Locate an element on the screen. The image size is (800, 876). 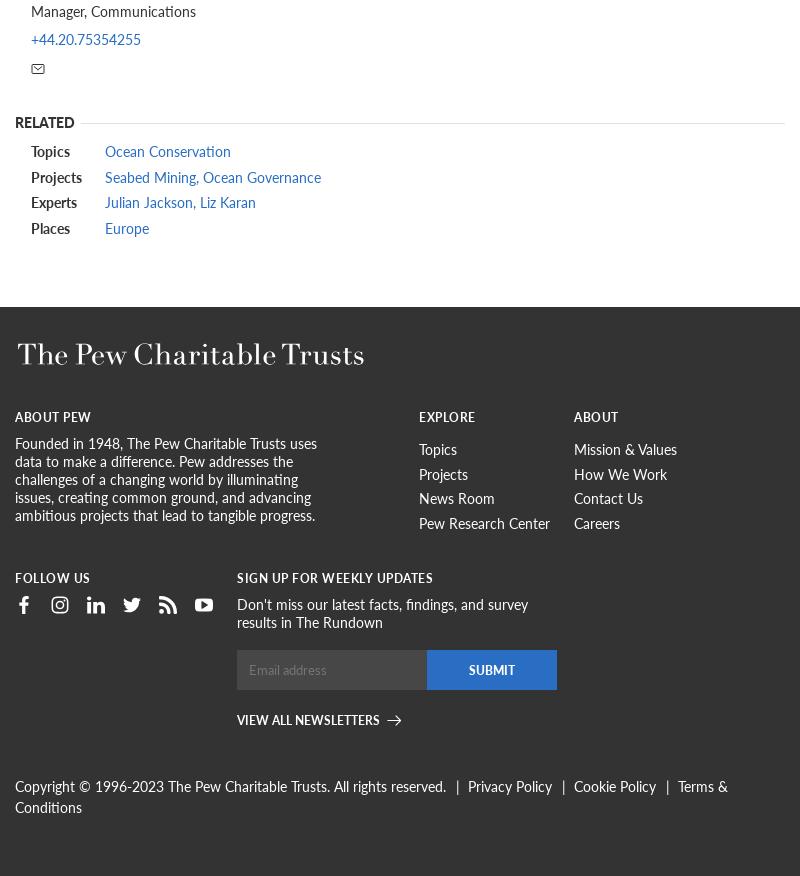
'Follow Us' is located at coordinates (14, 577).